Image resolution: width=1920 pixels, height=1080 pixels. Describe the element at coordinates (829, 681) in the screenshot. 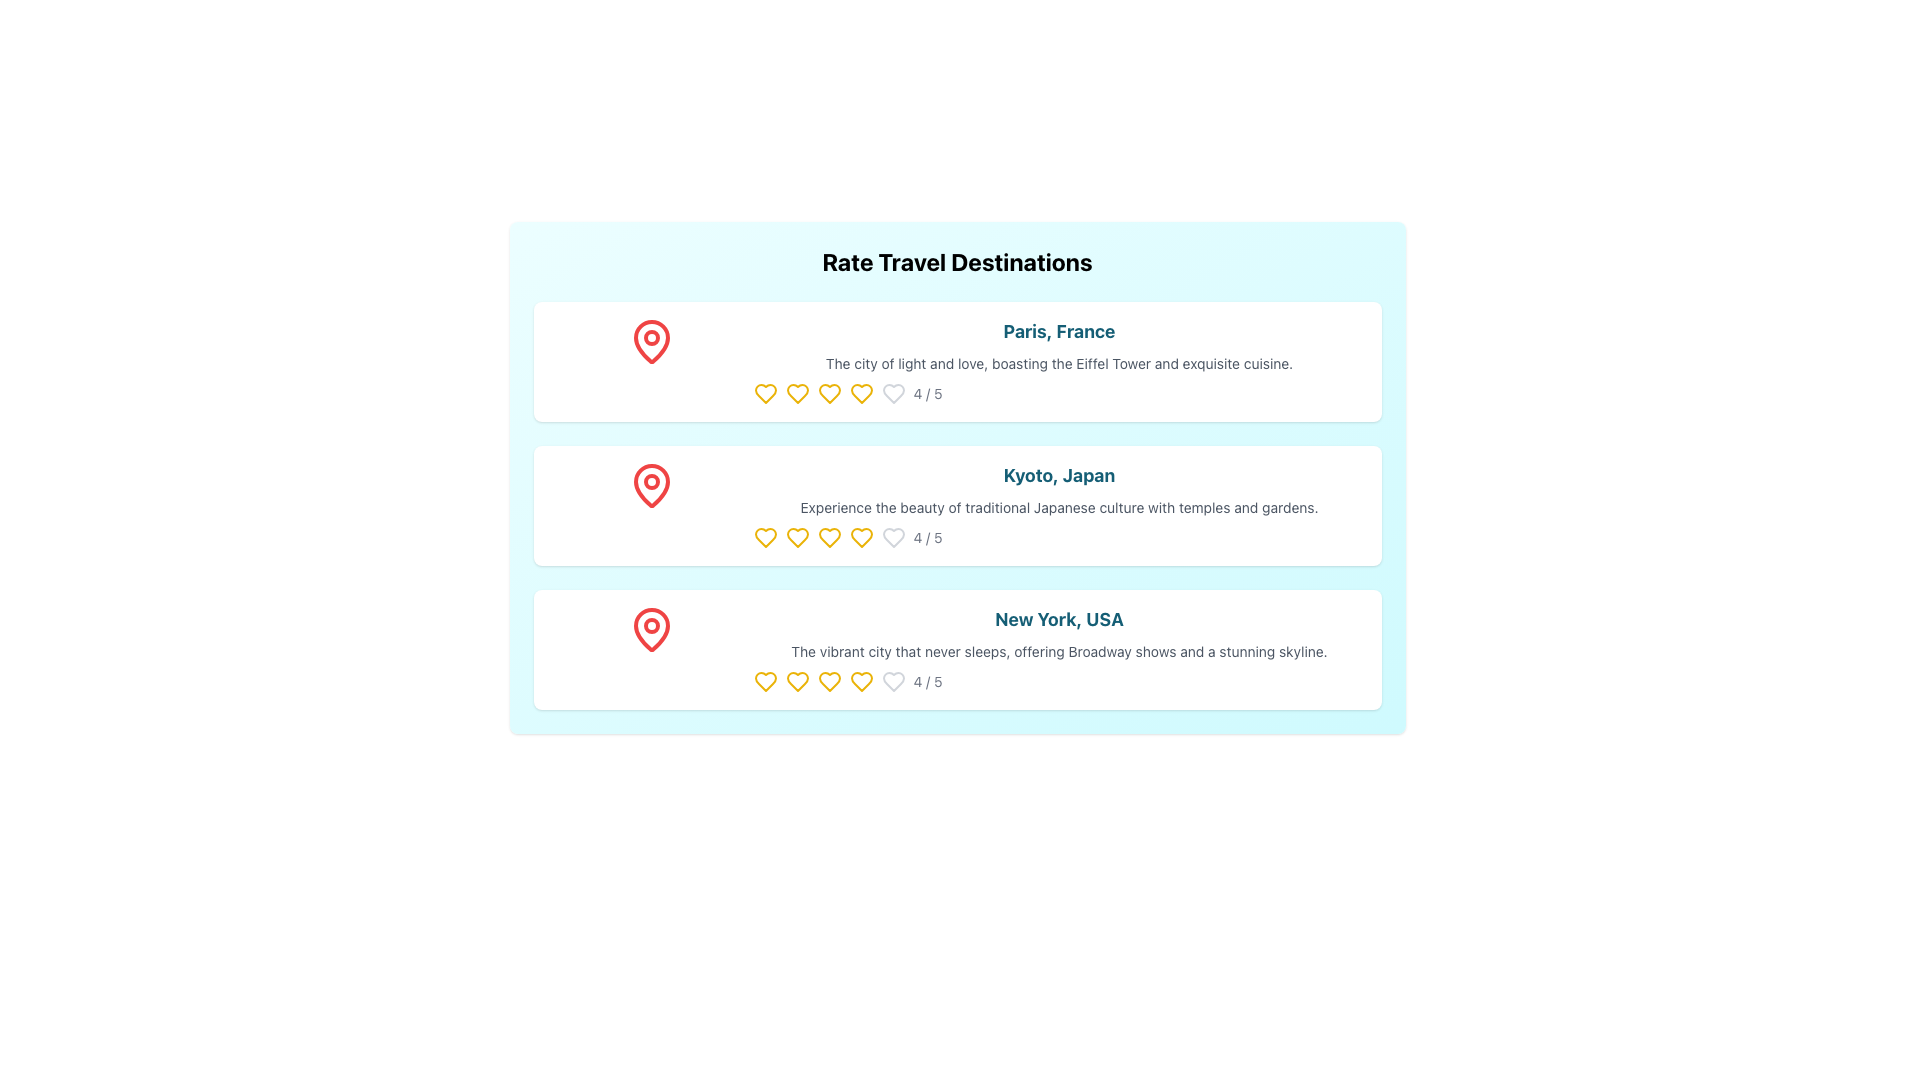

I see `the fourth heart-shaped rating icon for 'New York, USA'` at that location.